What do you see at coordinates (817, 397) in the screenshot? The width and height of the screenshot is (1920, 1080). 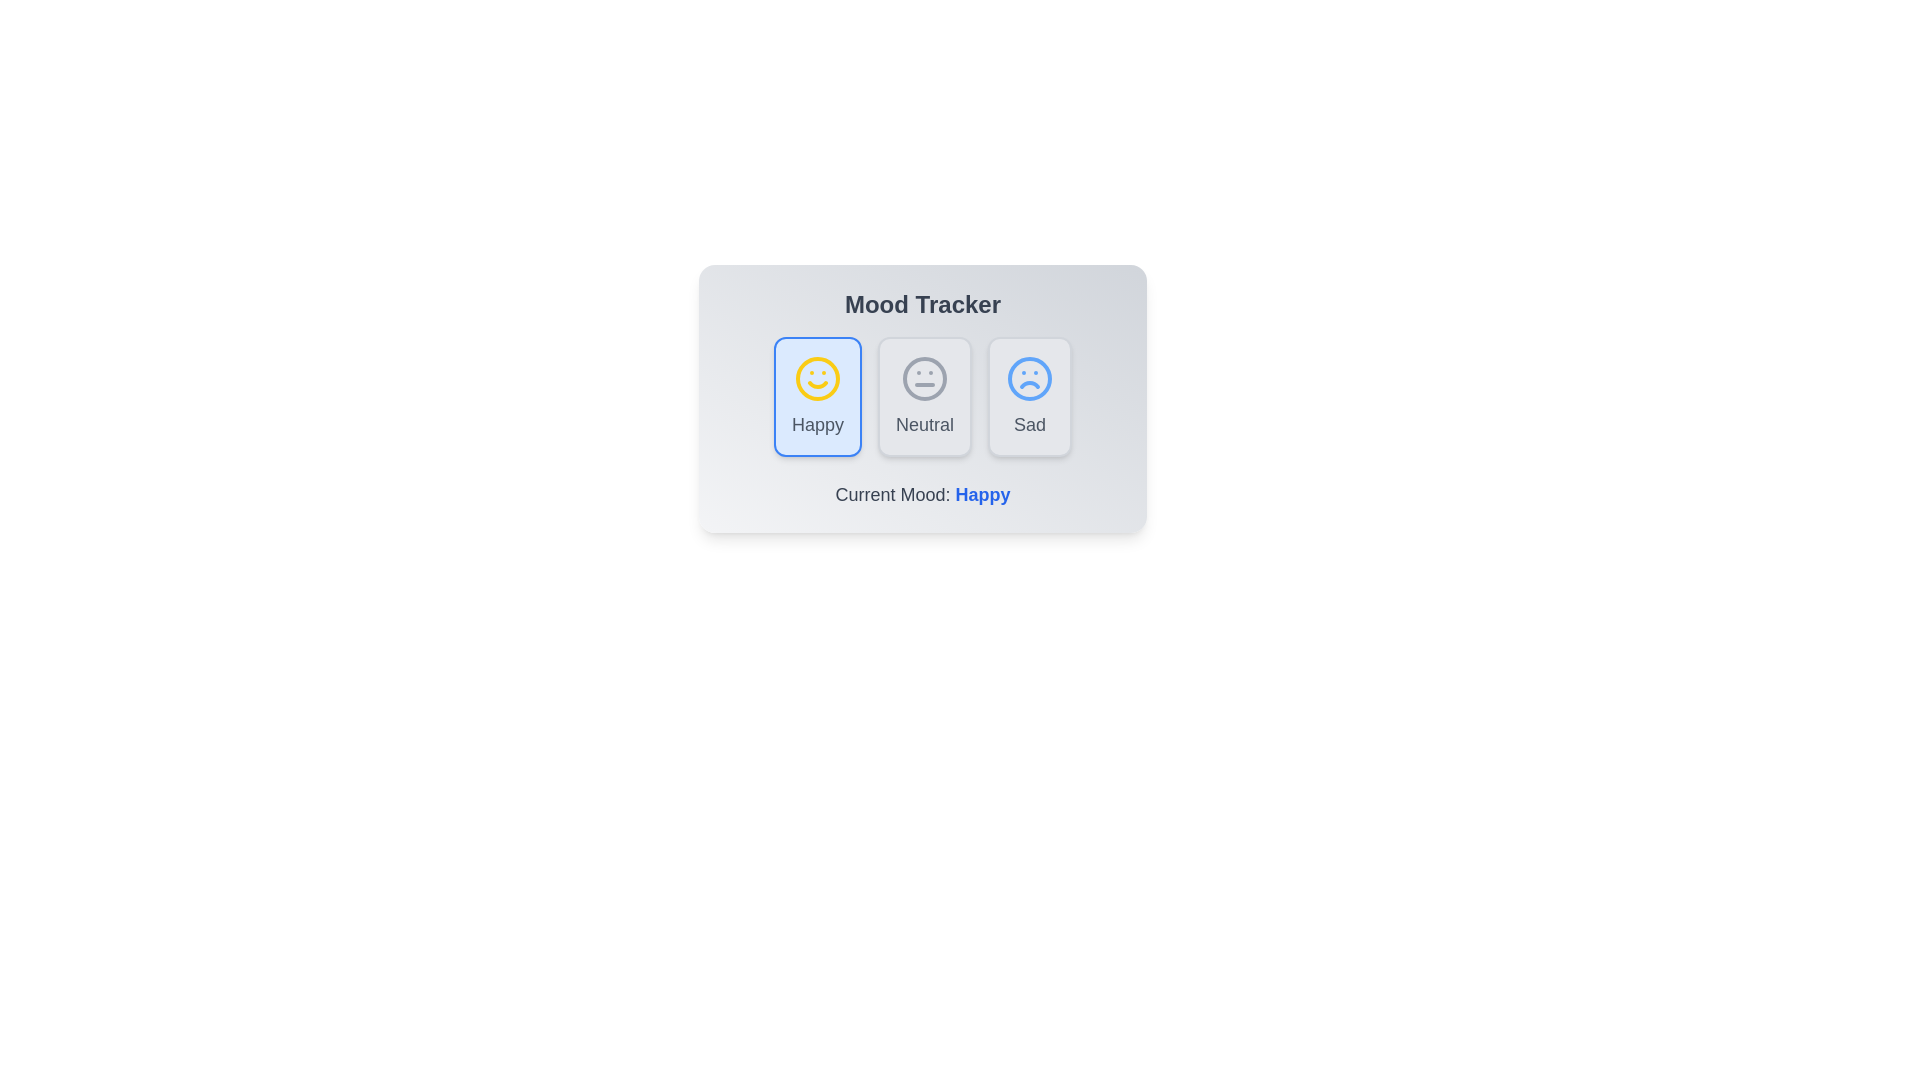 I see `the mood button to select the mood Happy` at bounding box center [817, 397].